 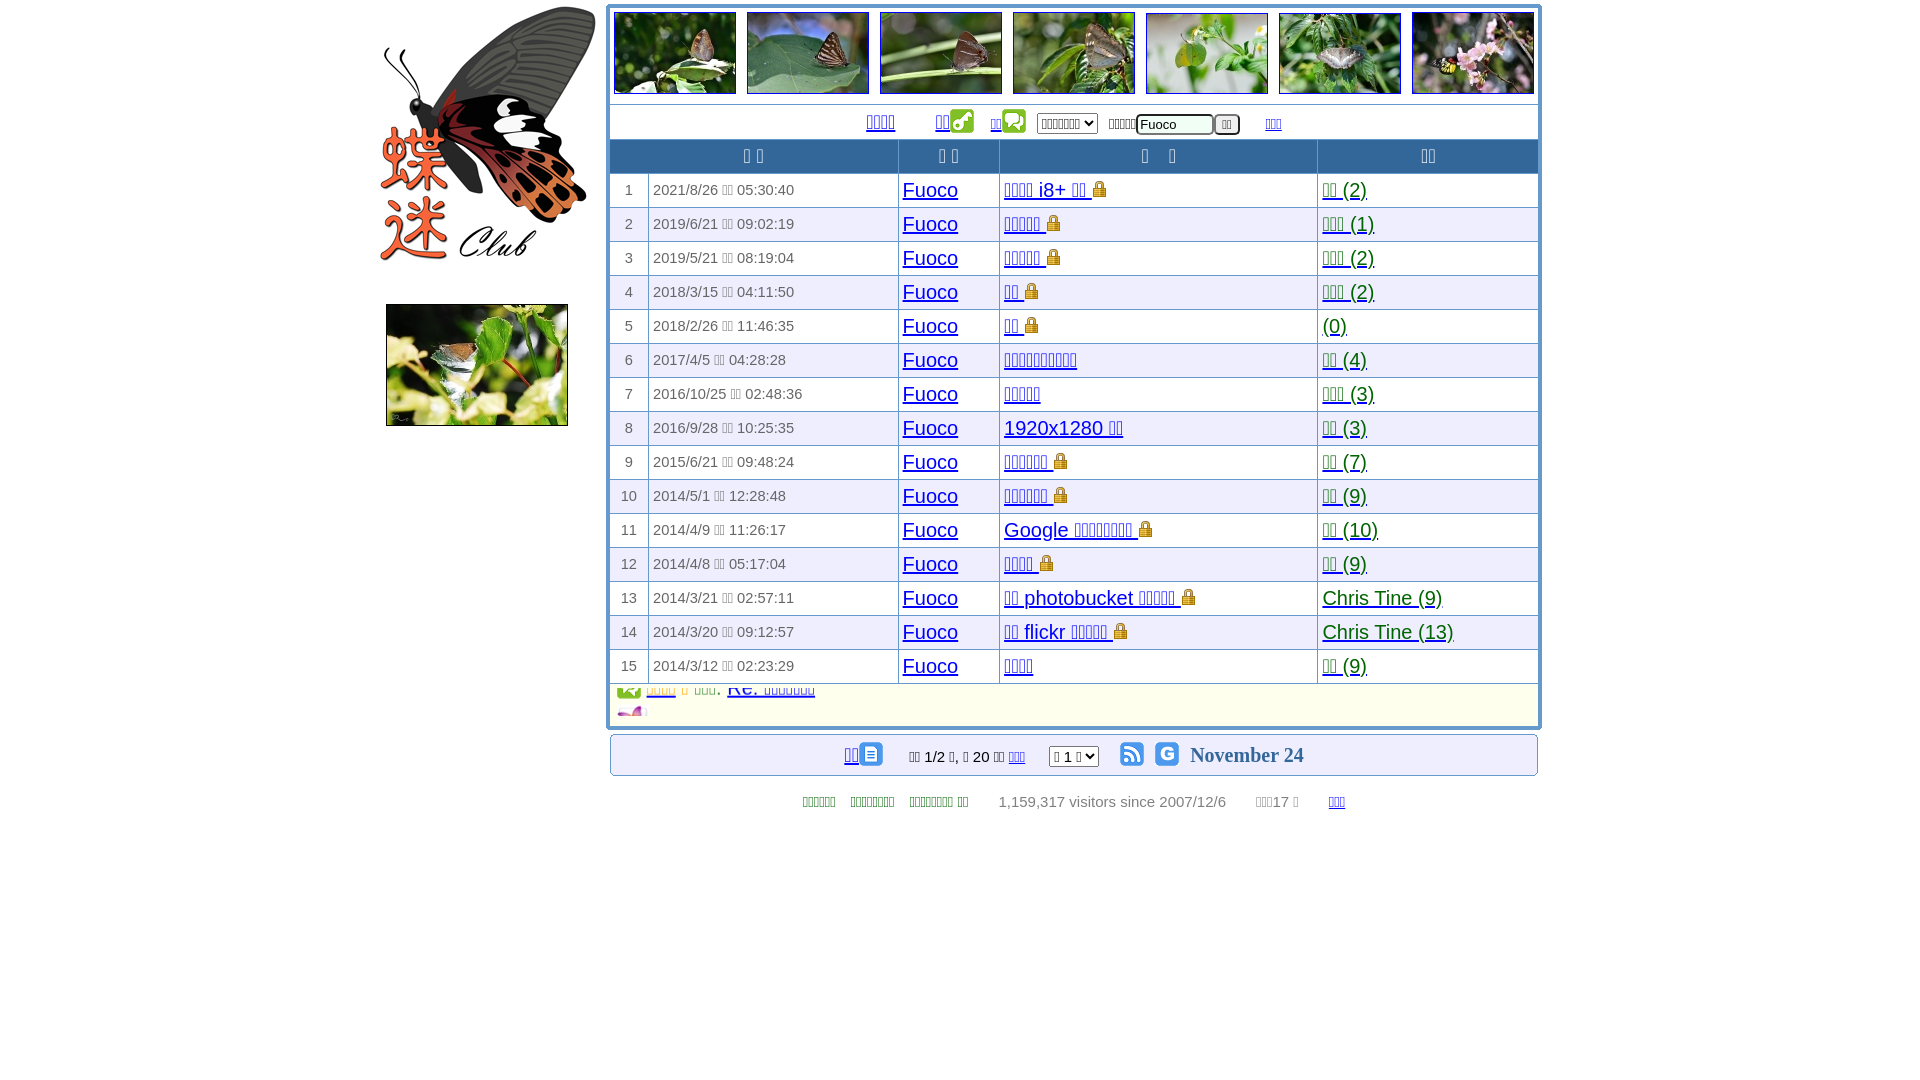 I want to click on 'Fuoco', so click(x=930, y=666).